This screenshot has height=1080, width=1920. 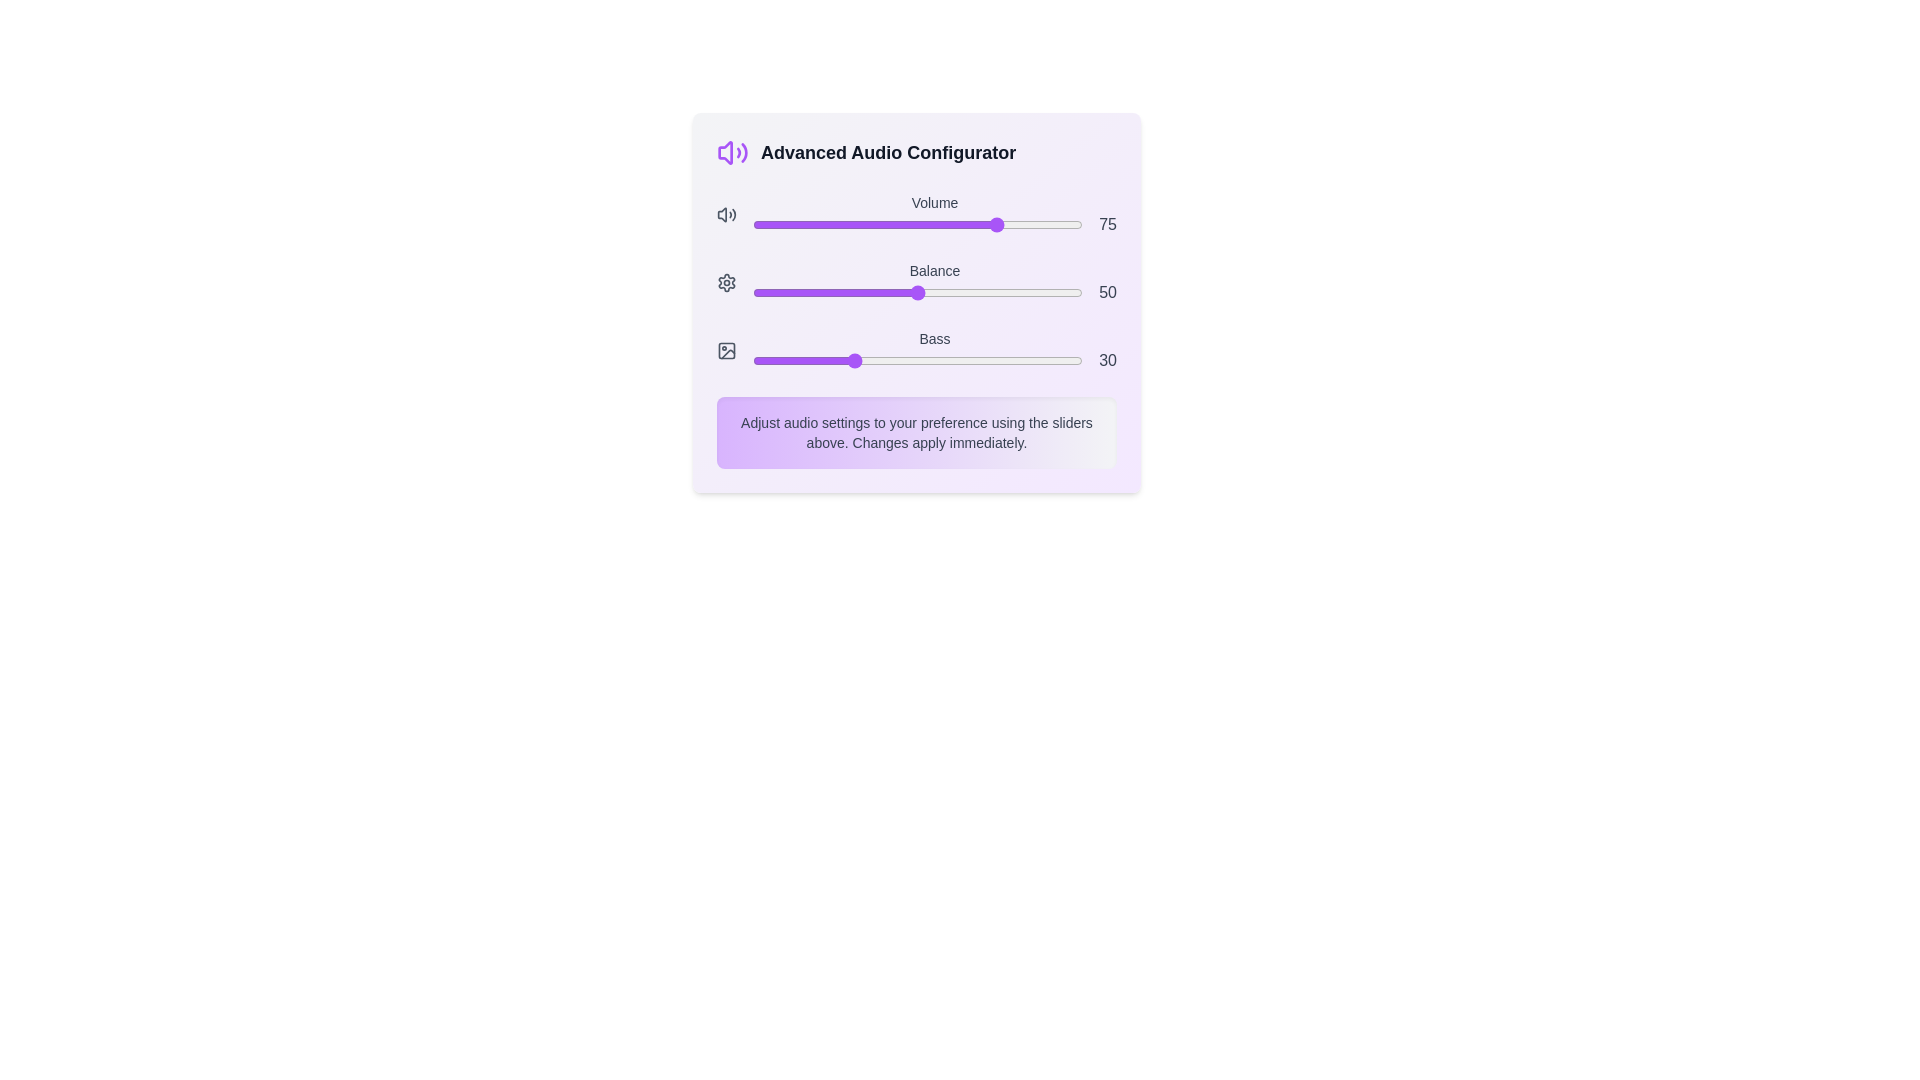 What do you see at coordinates (842, 224) in the screenshot?
I see `the volume slider to set the volume to 27%` at bounding box center [842, 224].